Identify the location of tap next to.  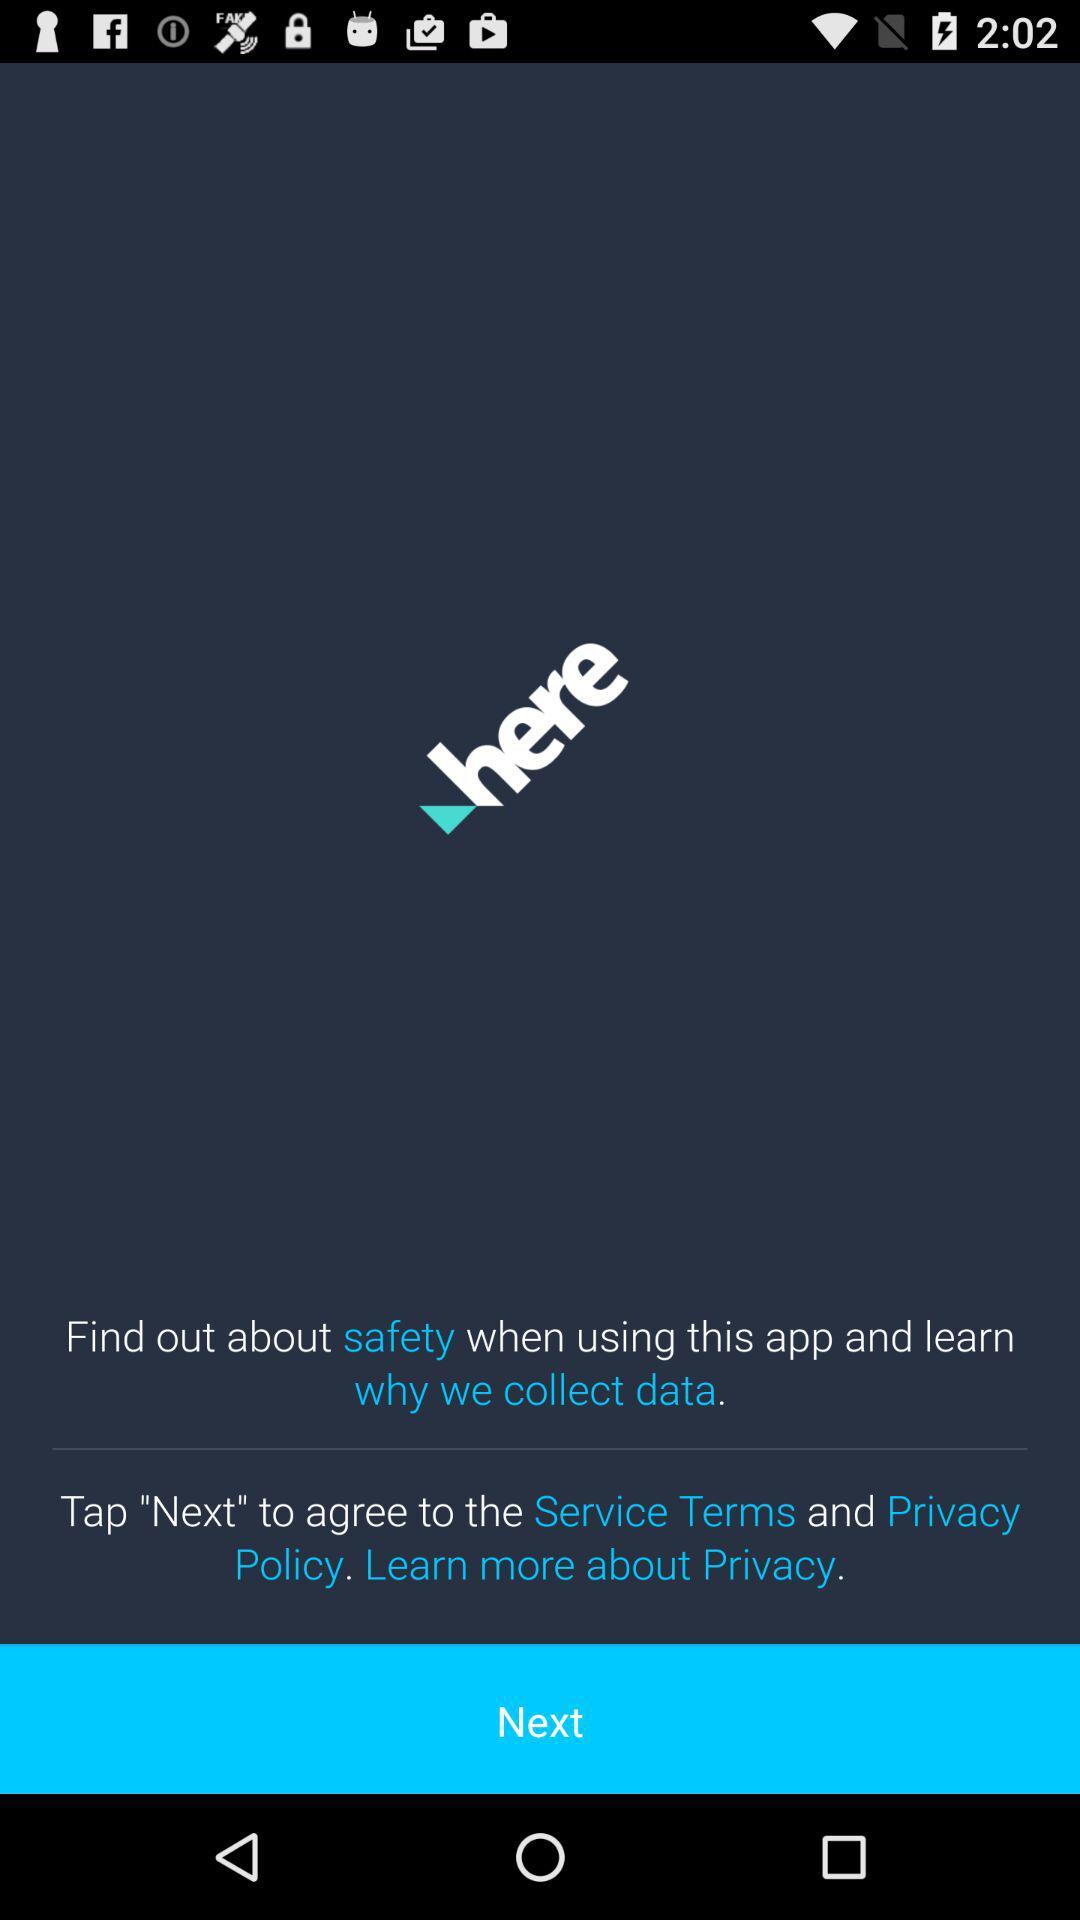
(540, 1535).